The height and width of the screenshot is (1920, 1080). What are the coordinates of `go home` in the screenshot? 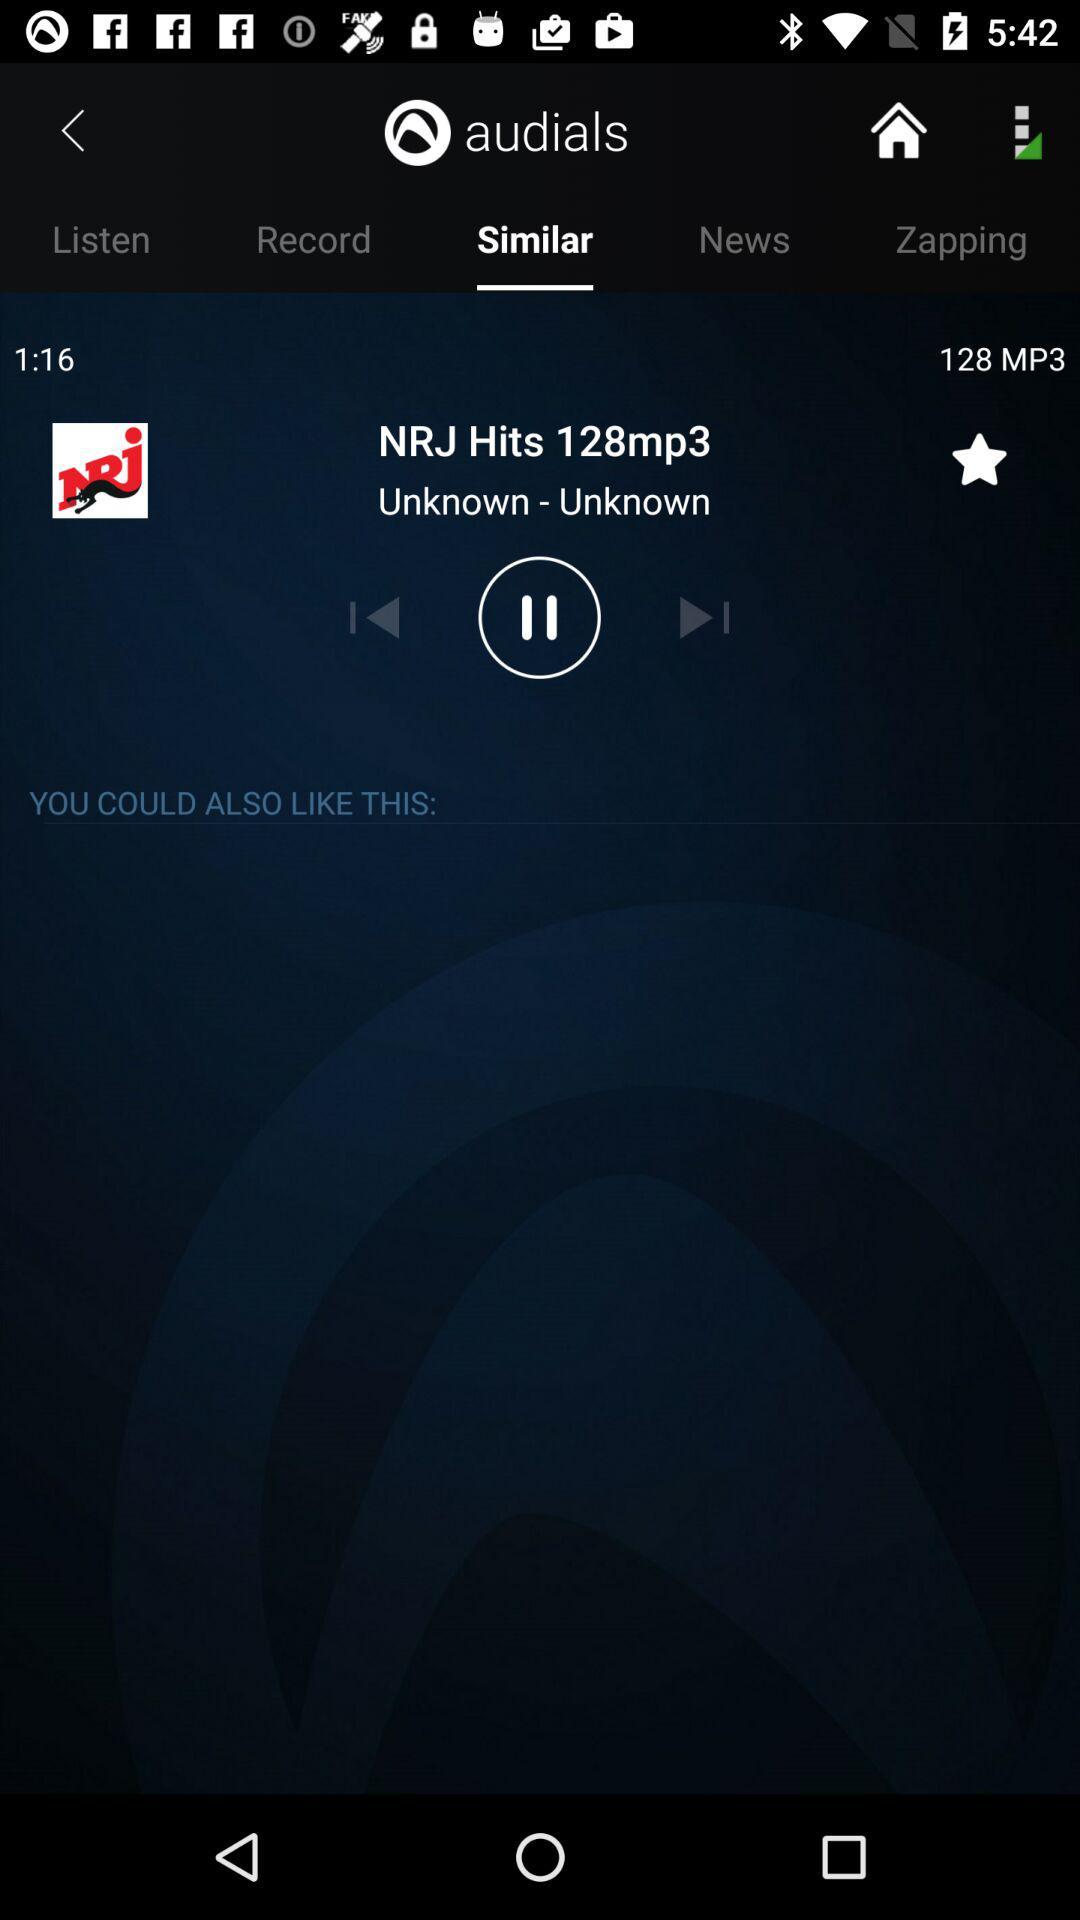 It's located at (897, 129).